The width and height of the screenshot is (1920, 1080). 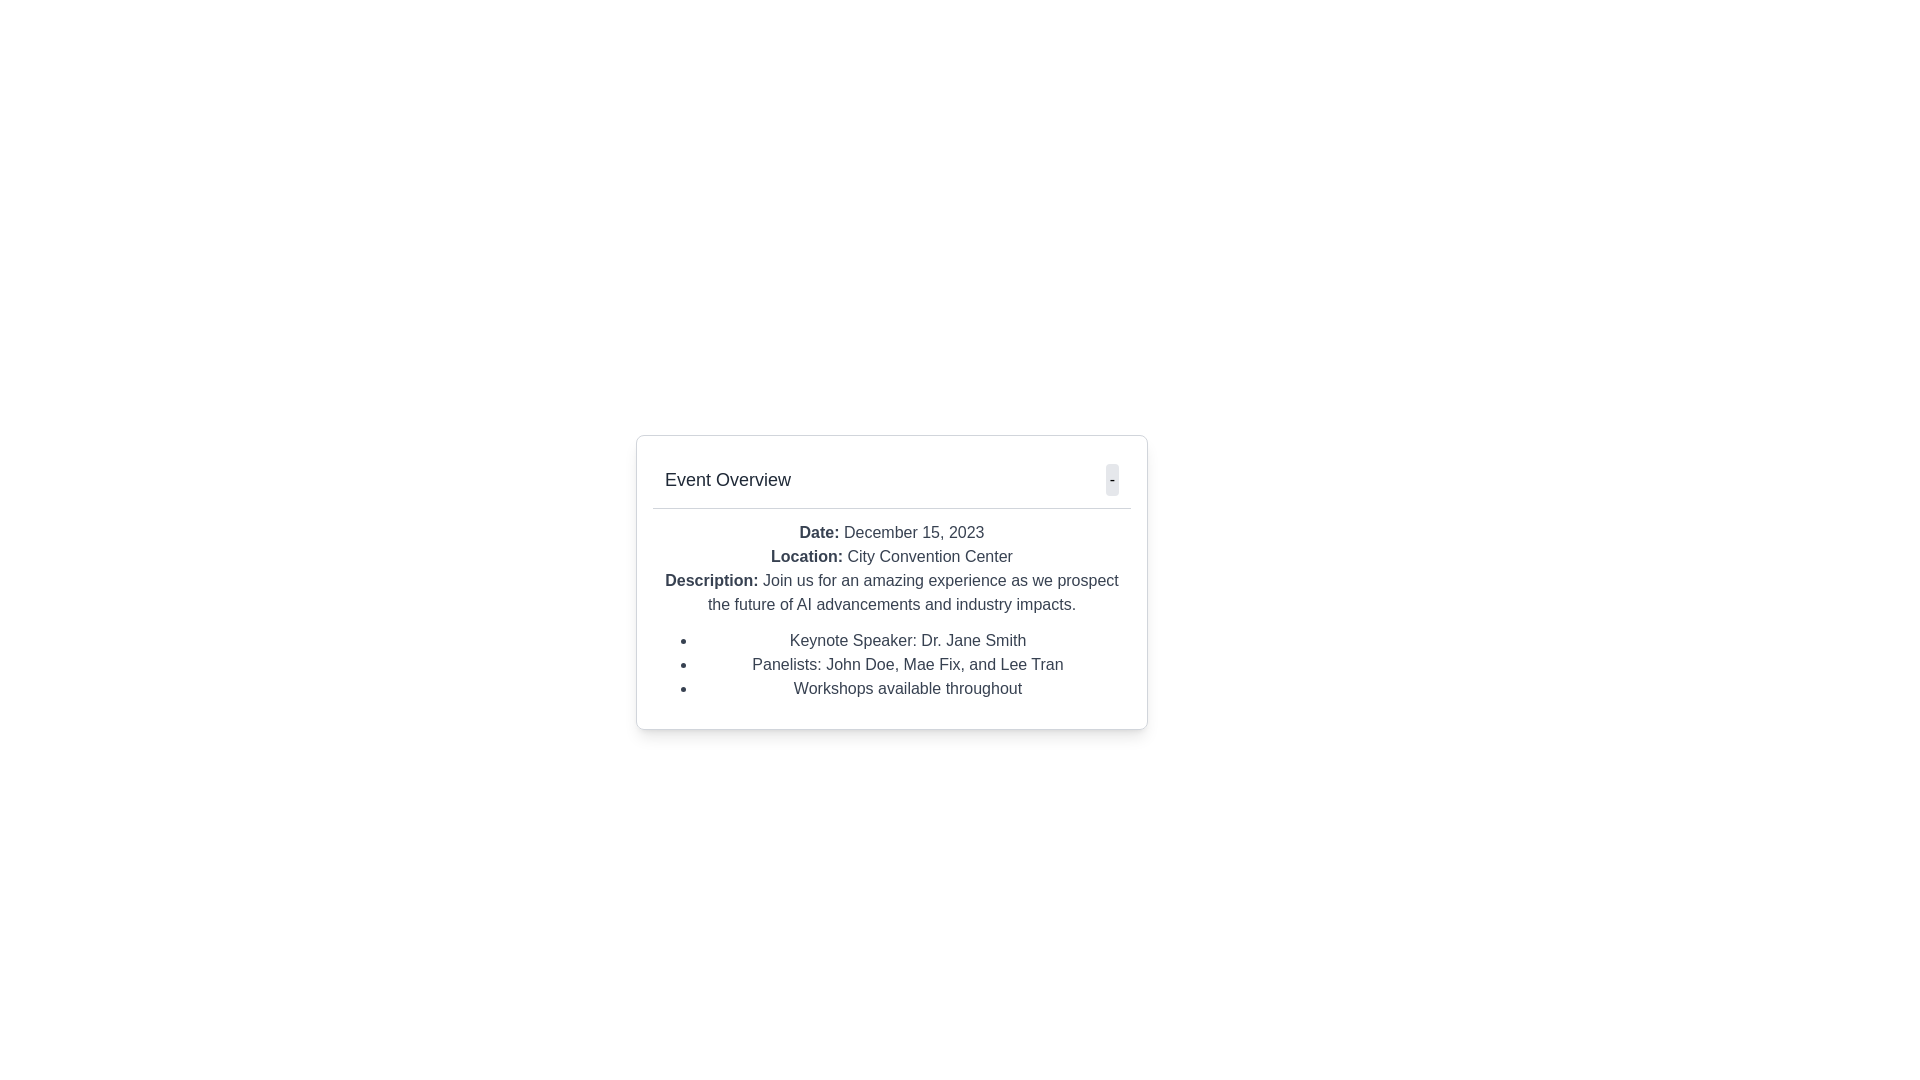 I want to click on the Text label located in the panel below the 'Event Overview' title to focus or highlight it, so click(x=711, y=580).